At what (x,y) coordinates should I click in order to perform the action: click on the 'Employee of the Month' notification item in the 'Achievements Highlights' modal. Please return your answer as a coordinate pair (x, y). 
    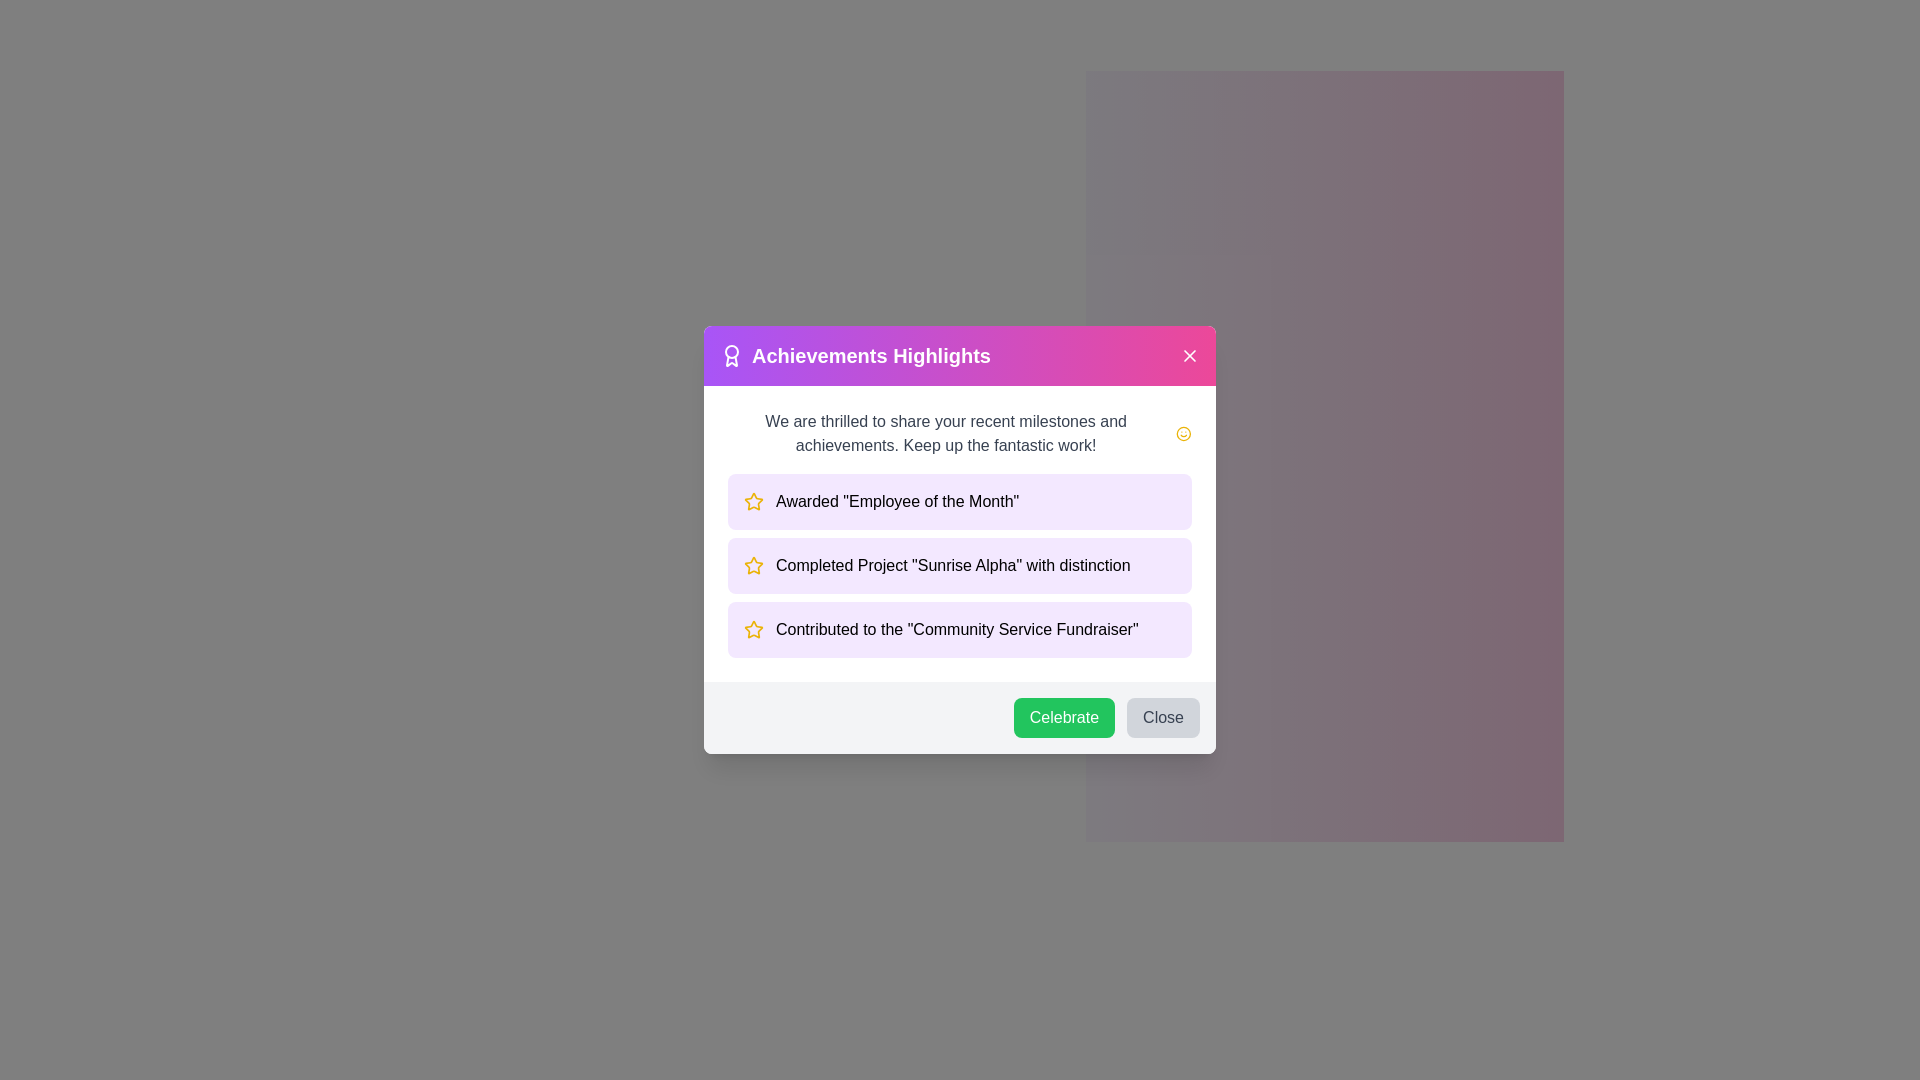
    Looking at the image, I should click on (960, 500).